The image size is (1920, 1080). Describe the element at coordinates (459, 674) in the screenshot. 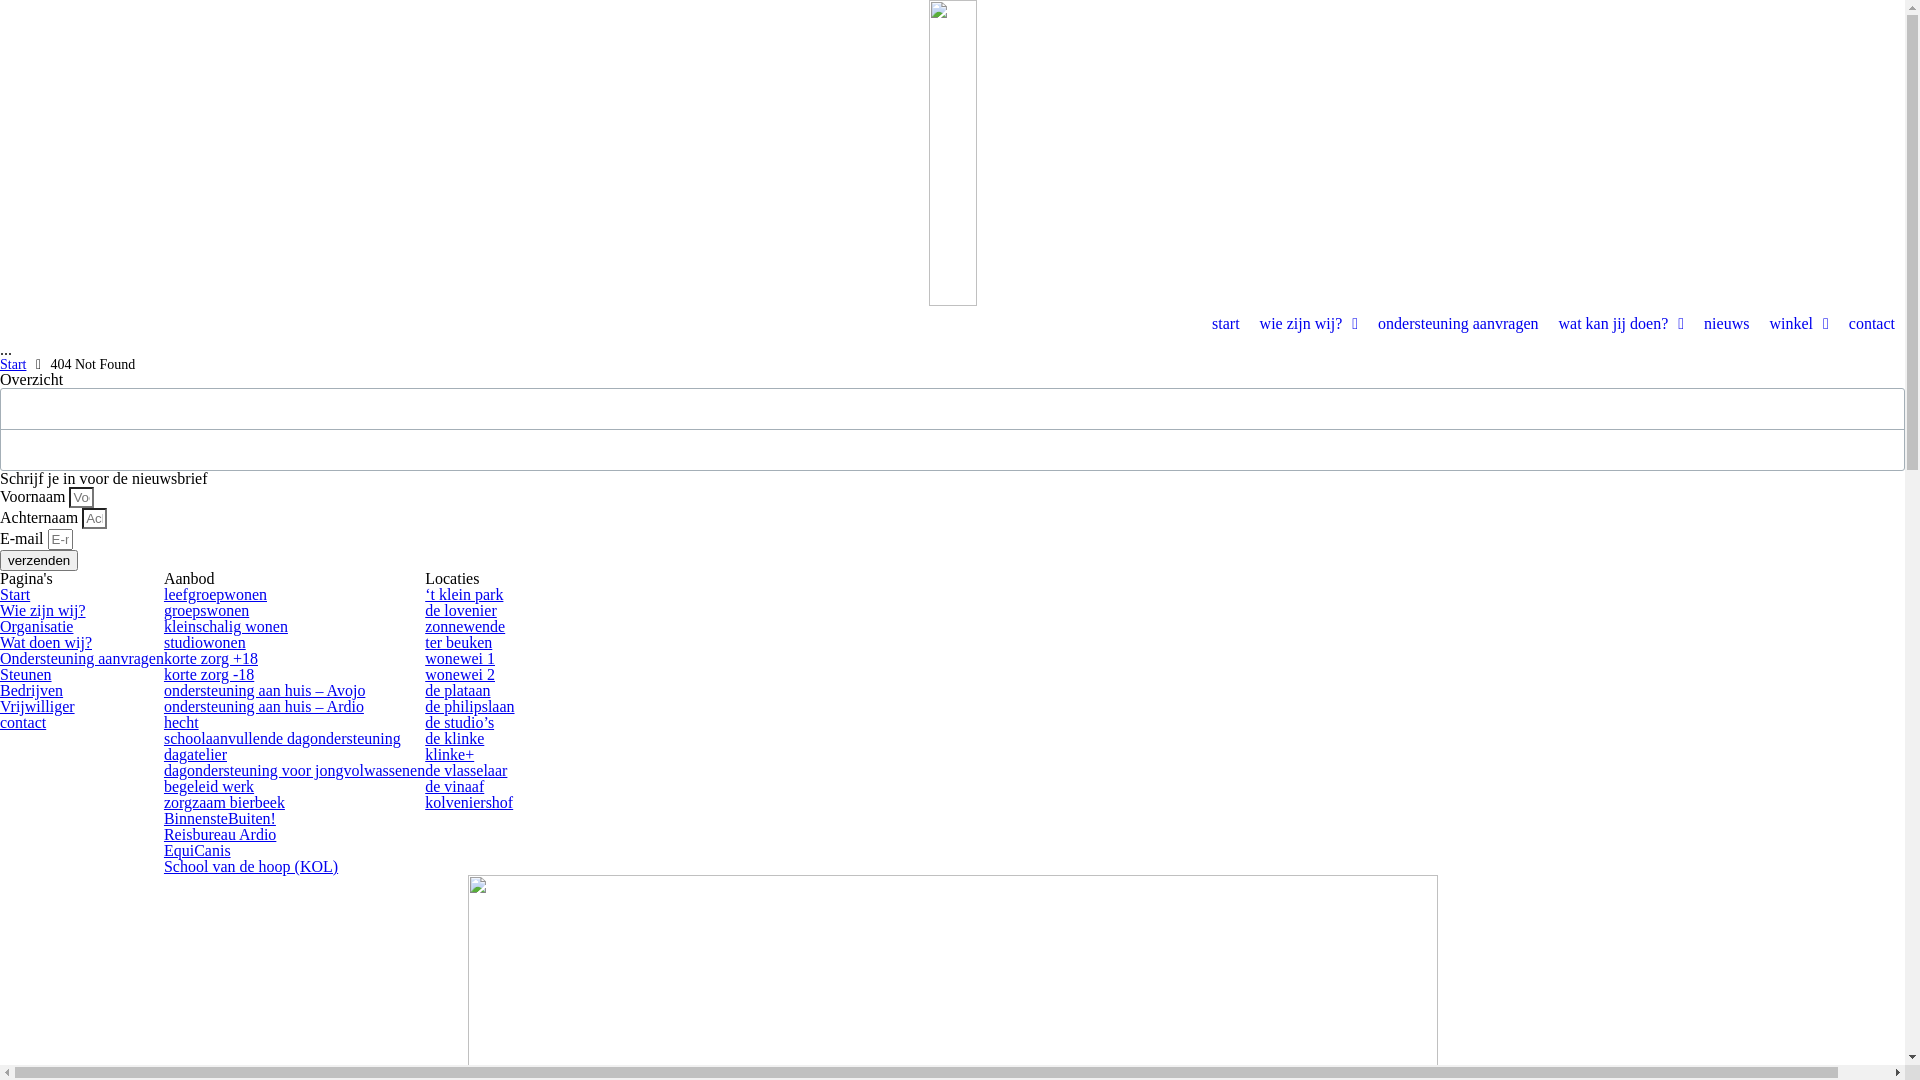

I see `'wonewei 2'` at that location.